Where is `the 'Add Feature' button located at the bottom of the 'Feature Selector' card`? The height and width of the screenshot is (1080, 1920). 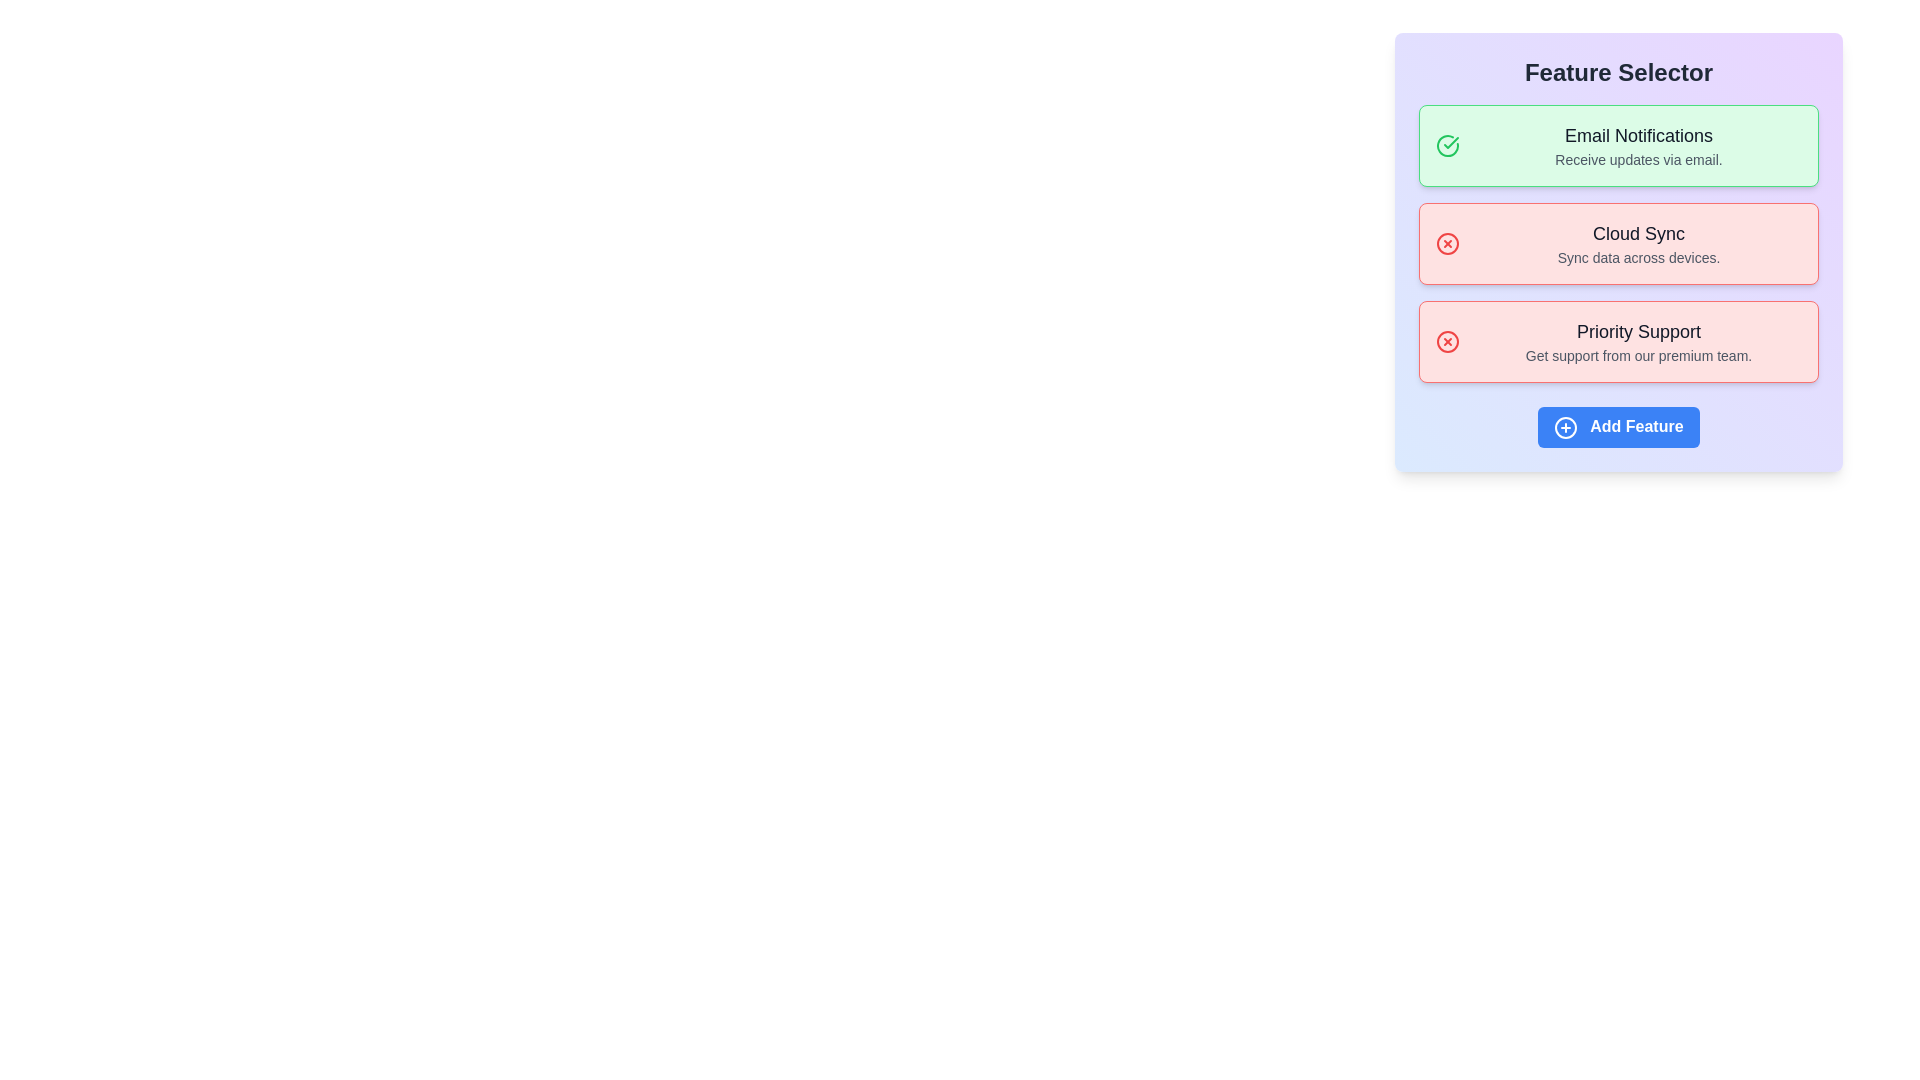 the 'Add Feature' button located at the bottom of the 'Feature Selector' card is located at coordinates (1618, 426).